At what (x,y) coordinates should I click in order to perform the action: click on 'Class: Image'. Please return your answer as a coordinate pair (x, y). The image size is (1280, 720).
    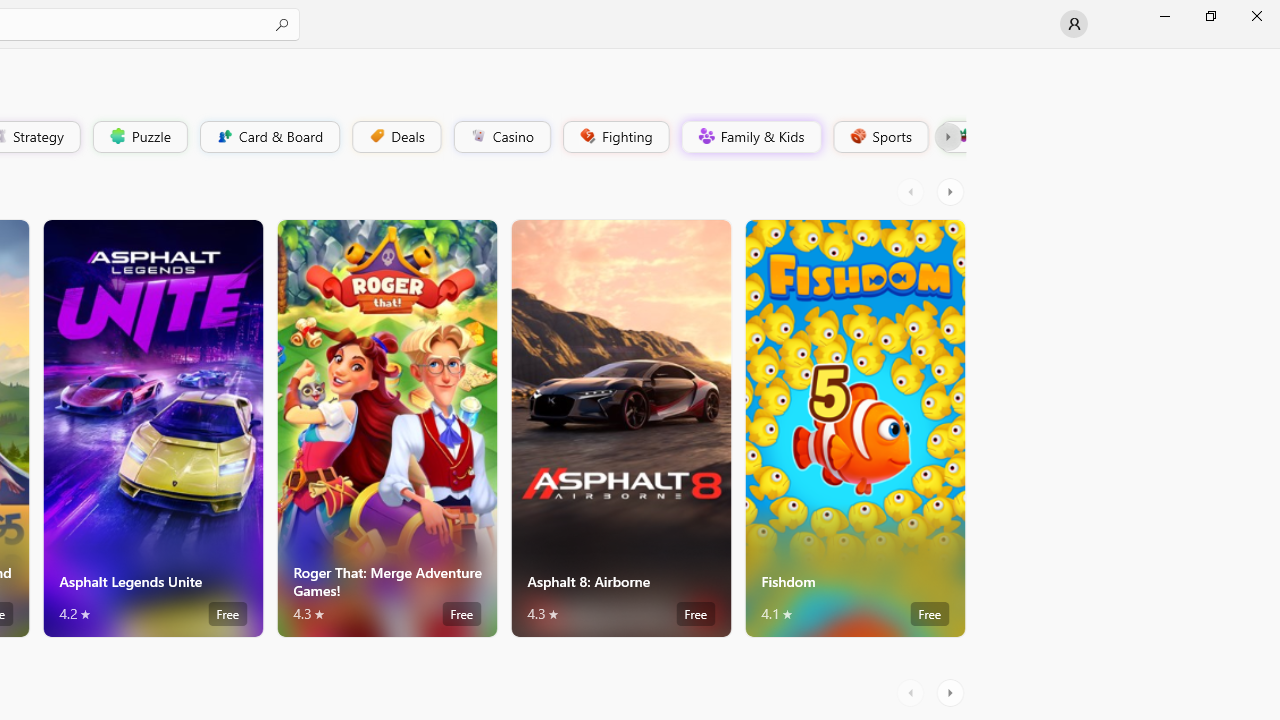
    Looking at the image, I should click on (961, 135).